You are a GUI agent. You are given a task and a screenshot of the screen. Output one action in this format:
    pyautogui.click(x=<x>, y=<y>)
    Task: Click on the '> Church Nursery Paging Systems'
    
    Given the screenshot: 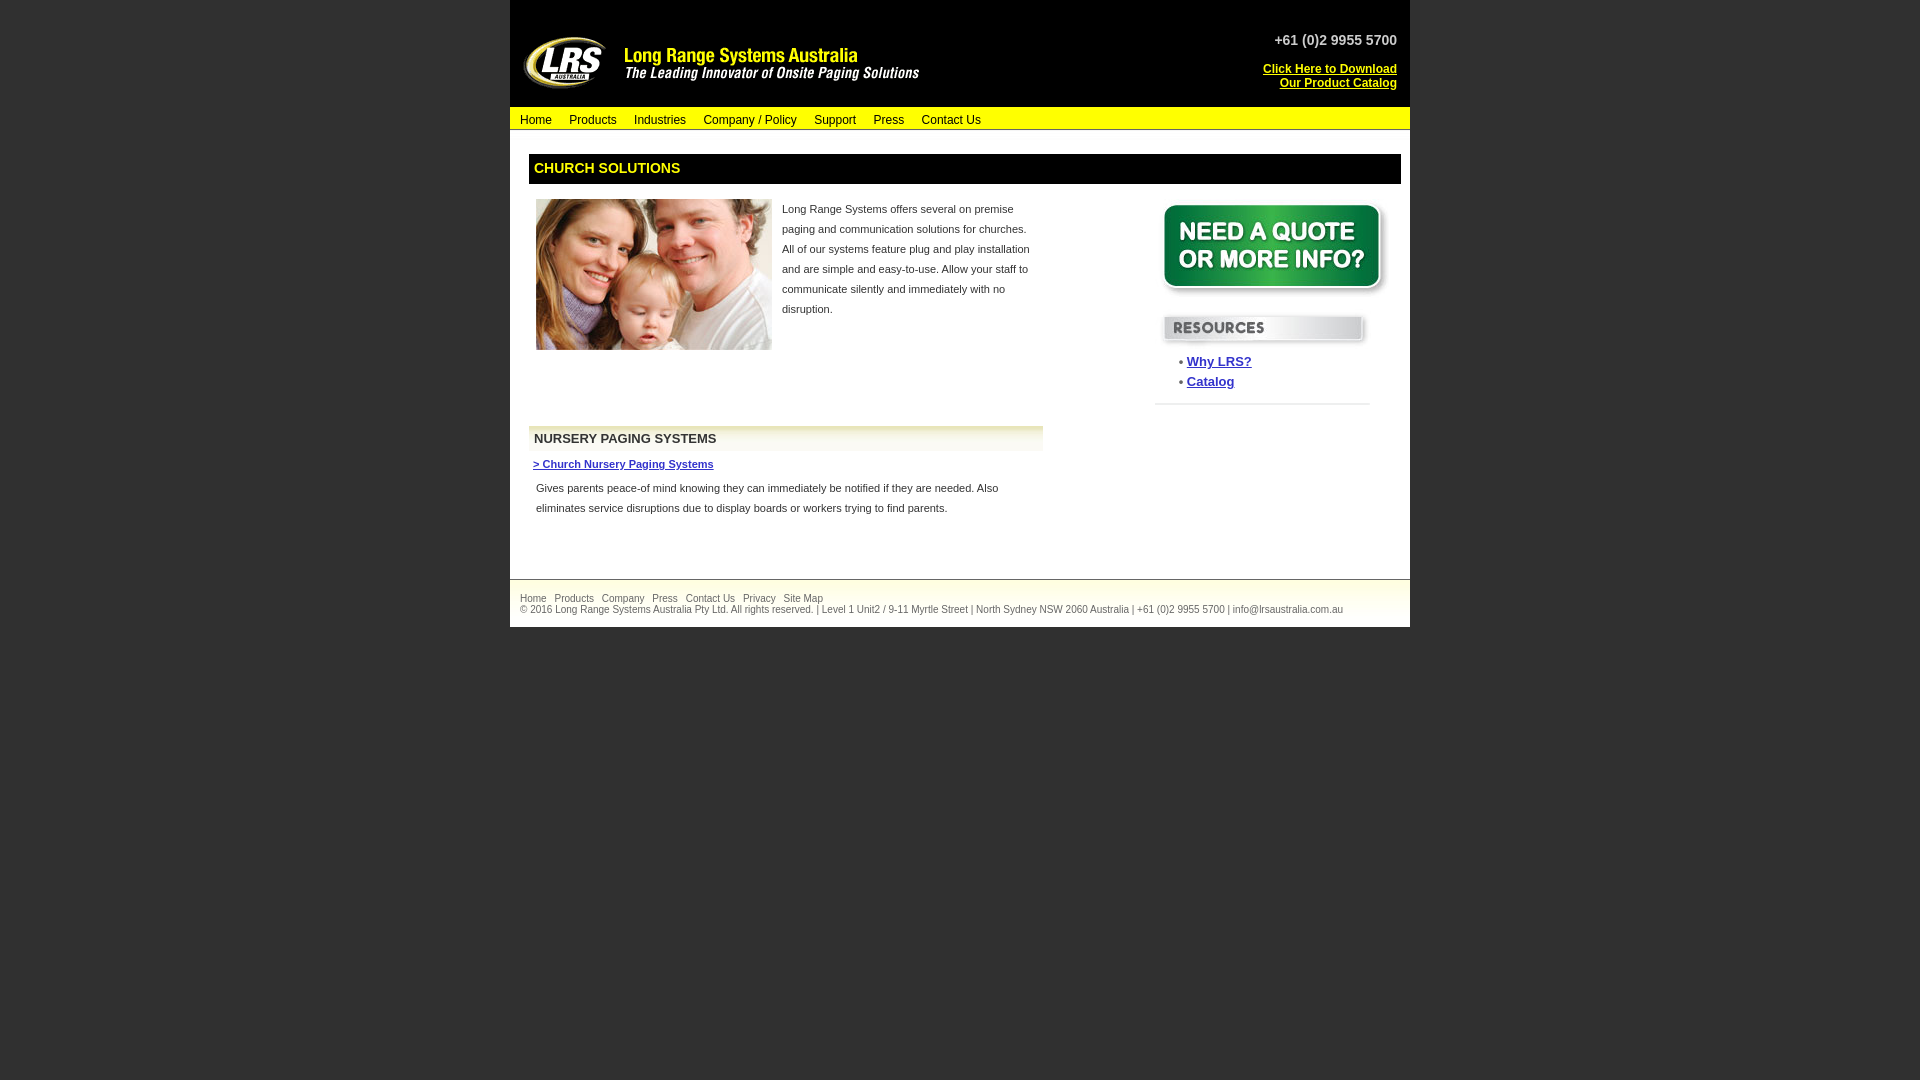 What is the action you would take?
    pyautogui.click(x=622, y=463)
    